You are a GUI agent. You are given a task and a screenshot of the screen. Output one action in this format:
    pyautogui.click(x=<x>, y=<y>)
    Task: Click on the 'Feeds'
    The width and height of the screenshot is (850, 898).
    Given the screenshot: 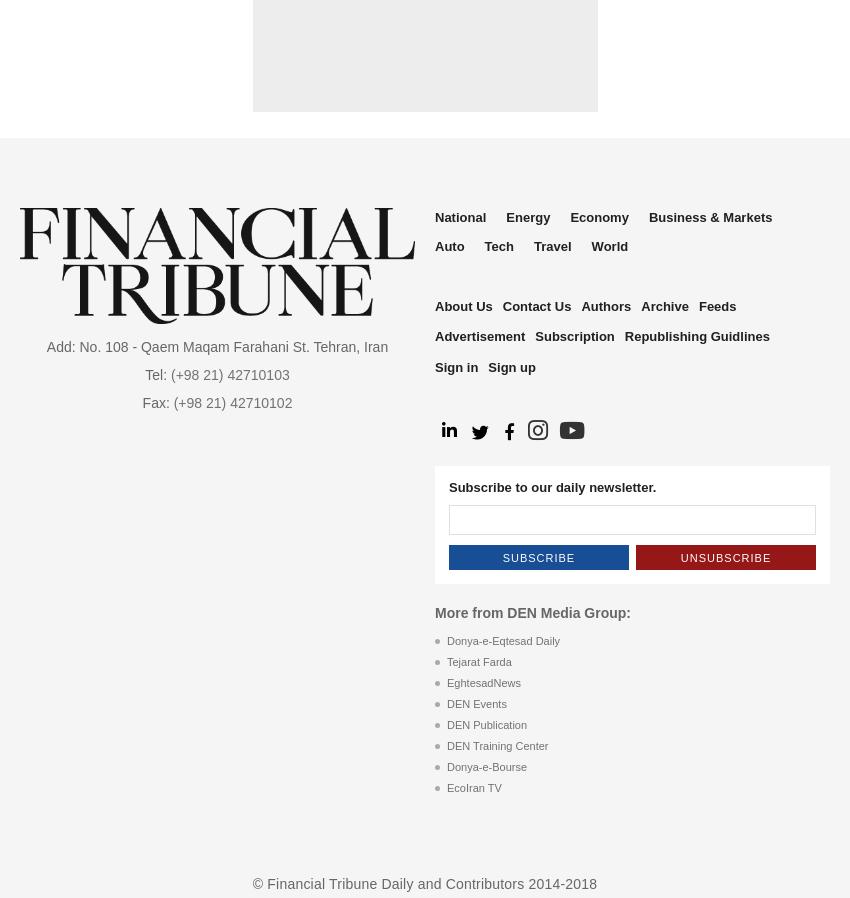 What is the action you would take?
    pyautogui.click(x=715, y=305)
    